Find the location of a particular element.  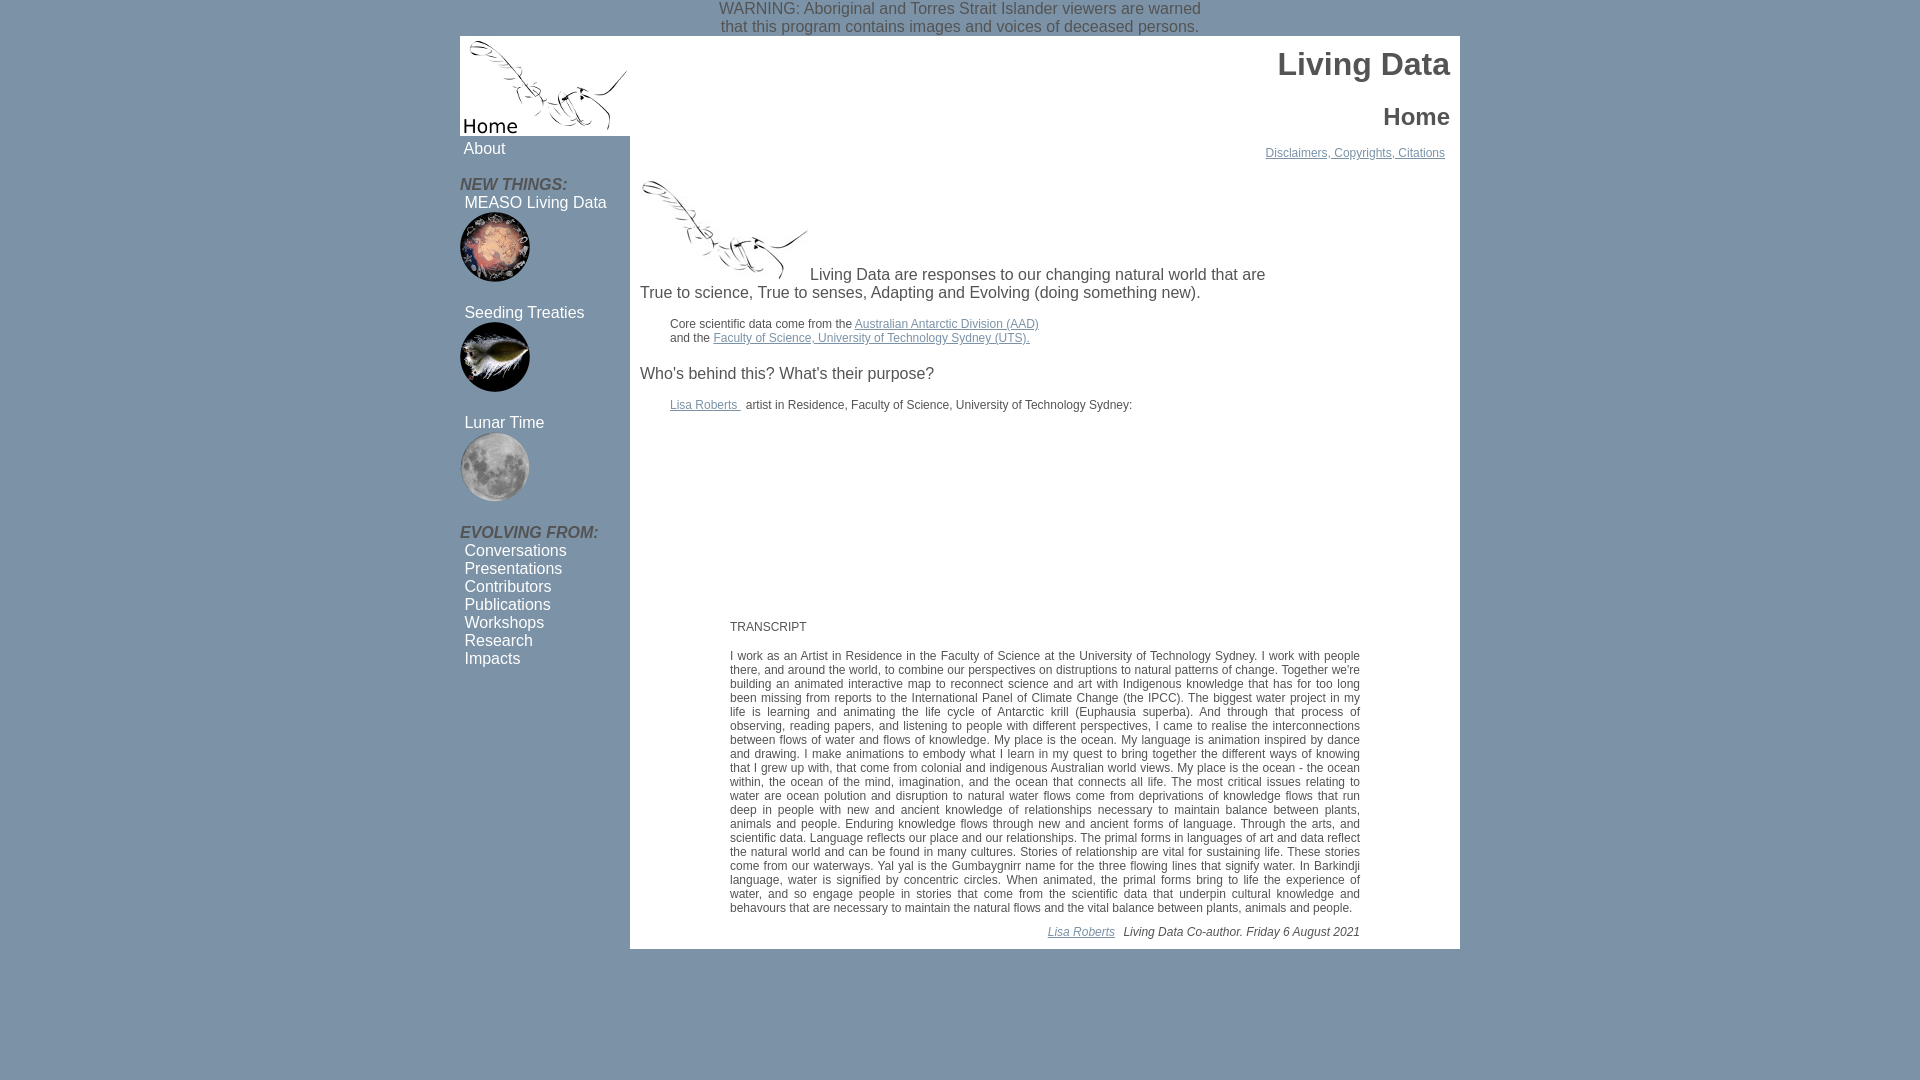

'Home' is located at coordinates (545, 84).